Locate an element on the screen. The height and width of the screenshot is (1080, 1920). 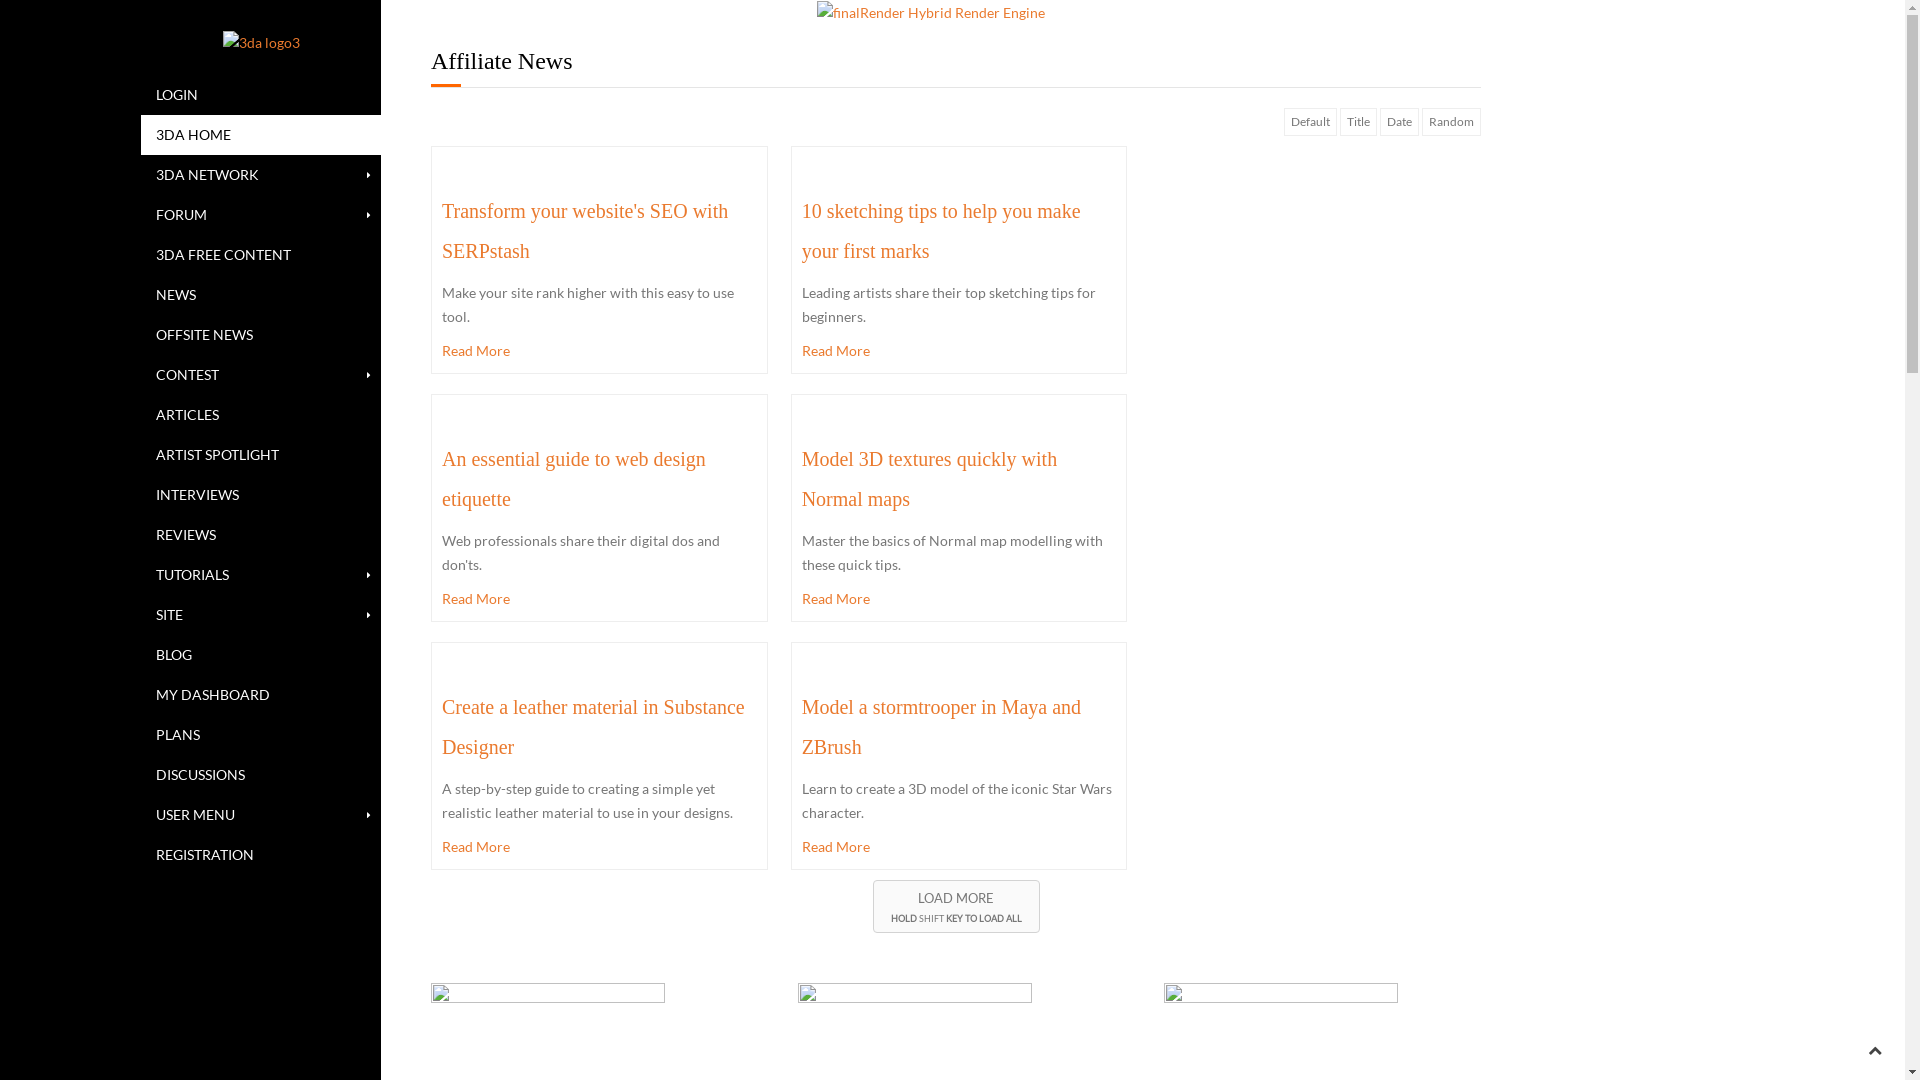
'NEWS' is located at coordinates (139, 294).